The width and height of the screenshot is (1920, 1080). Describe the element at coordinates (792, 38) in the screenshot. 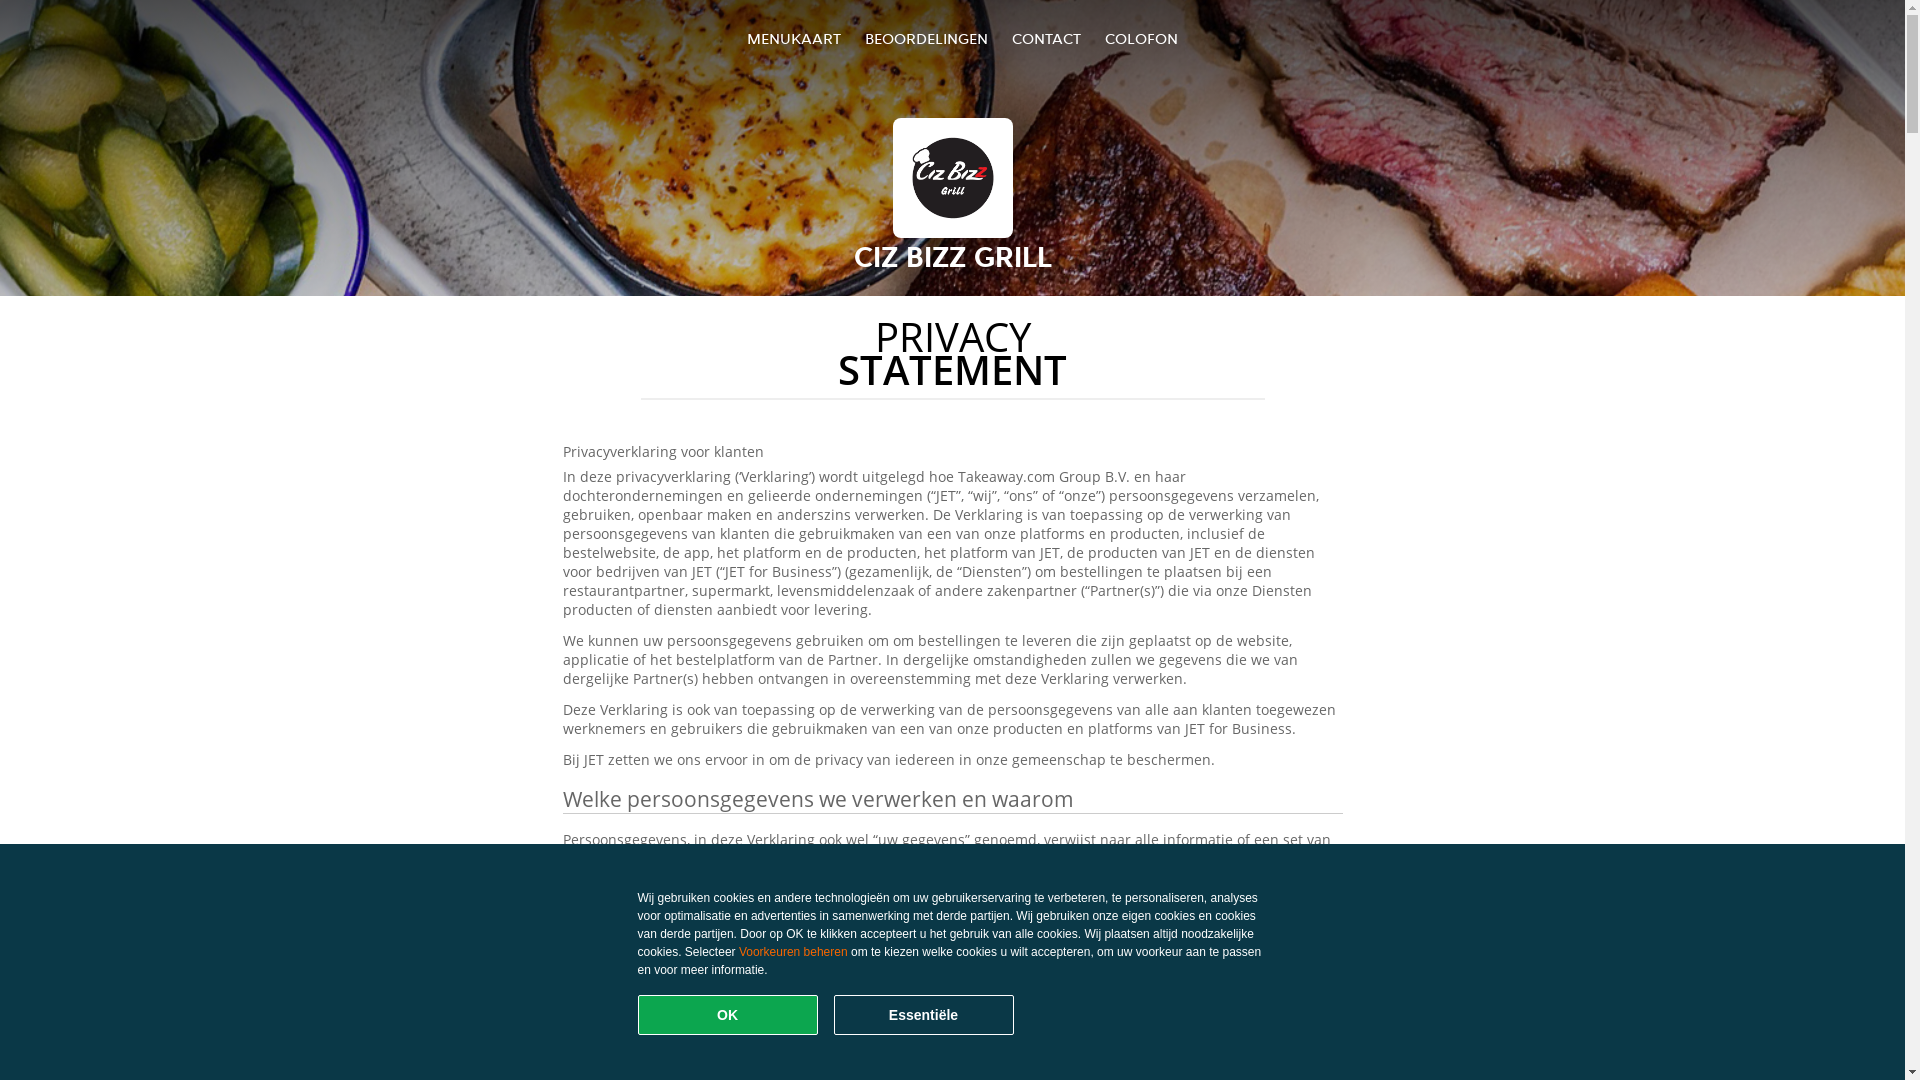

I see `'MENUKAART'` at that location.